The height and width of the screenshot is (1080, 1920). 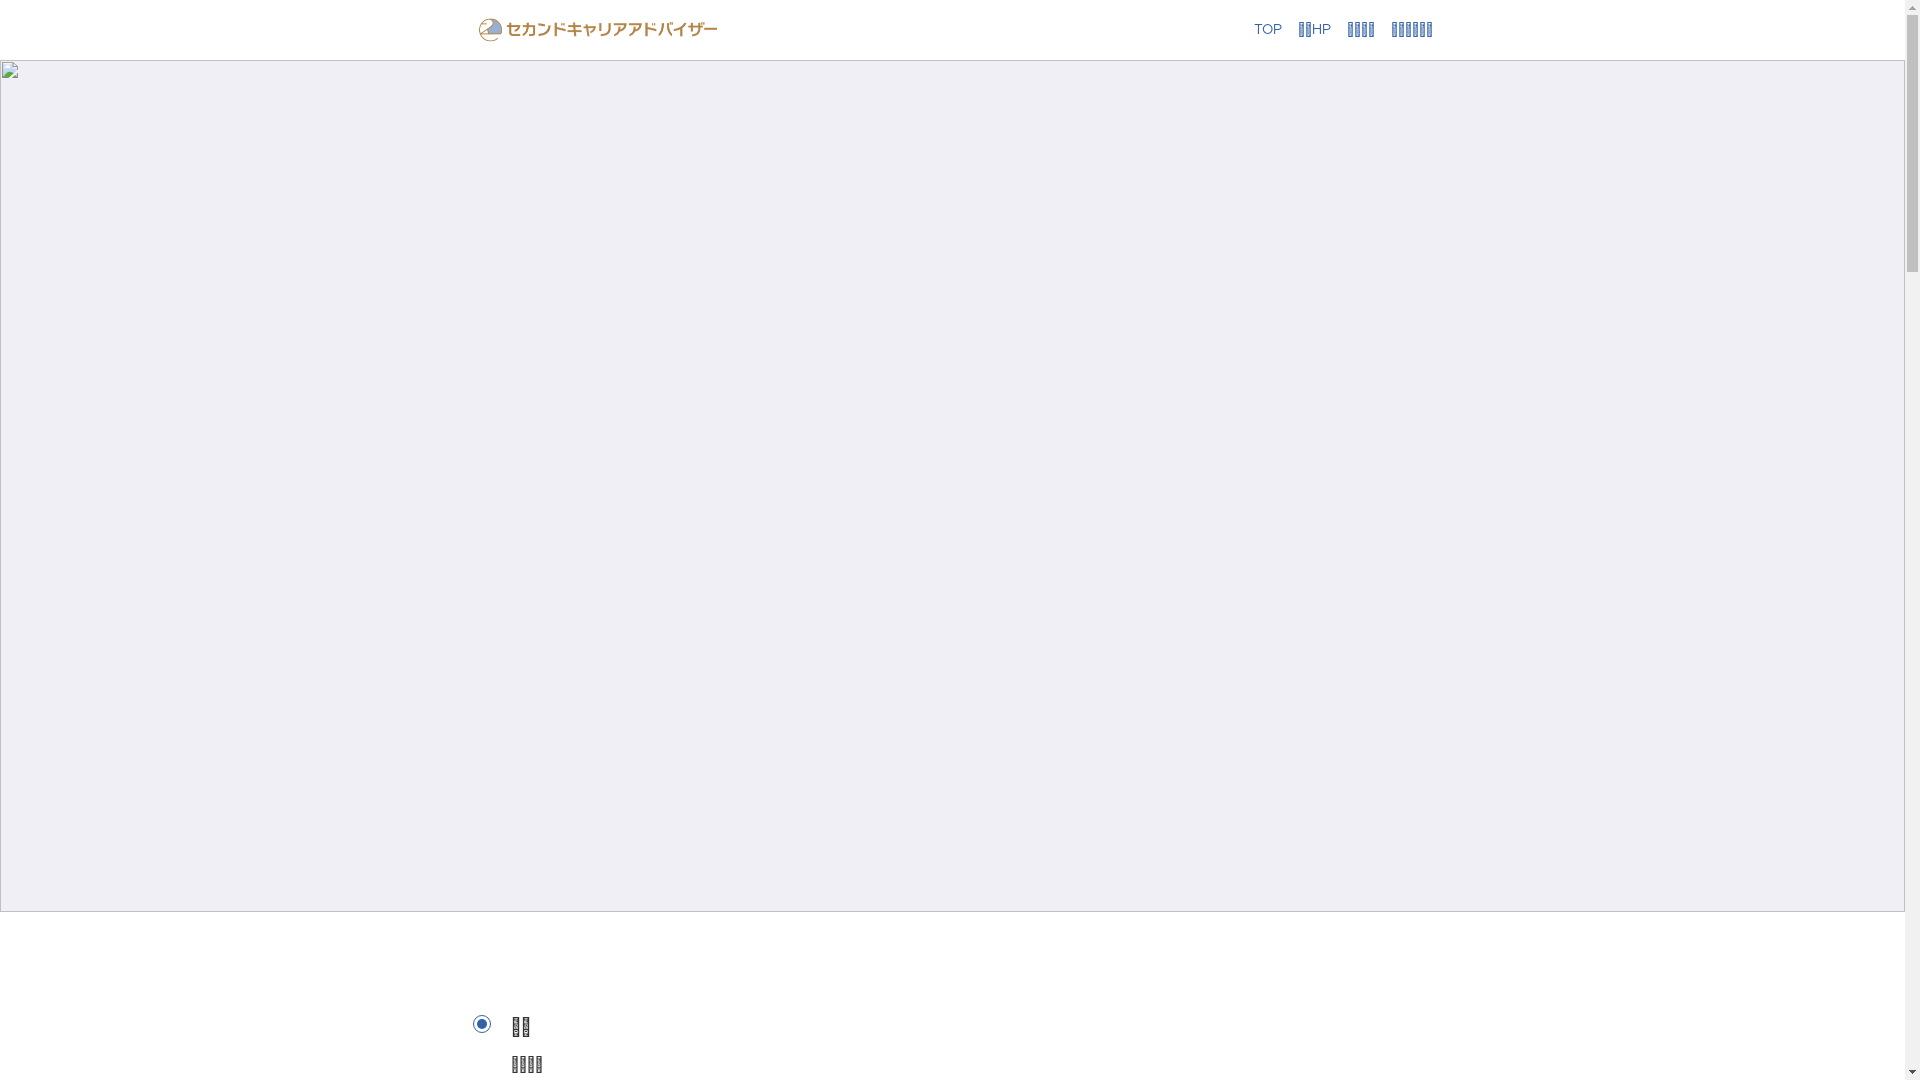 What do you see at coordinates (1252, 30) in the screenshot?
I see `'TOP'` at bounding box center [1252, 30].